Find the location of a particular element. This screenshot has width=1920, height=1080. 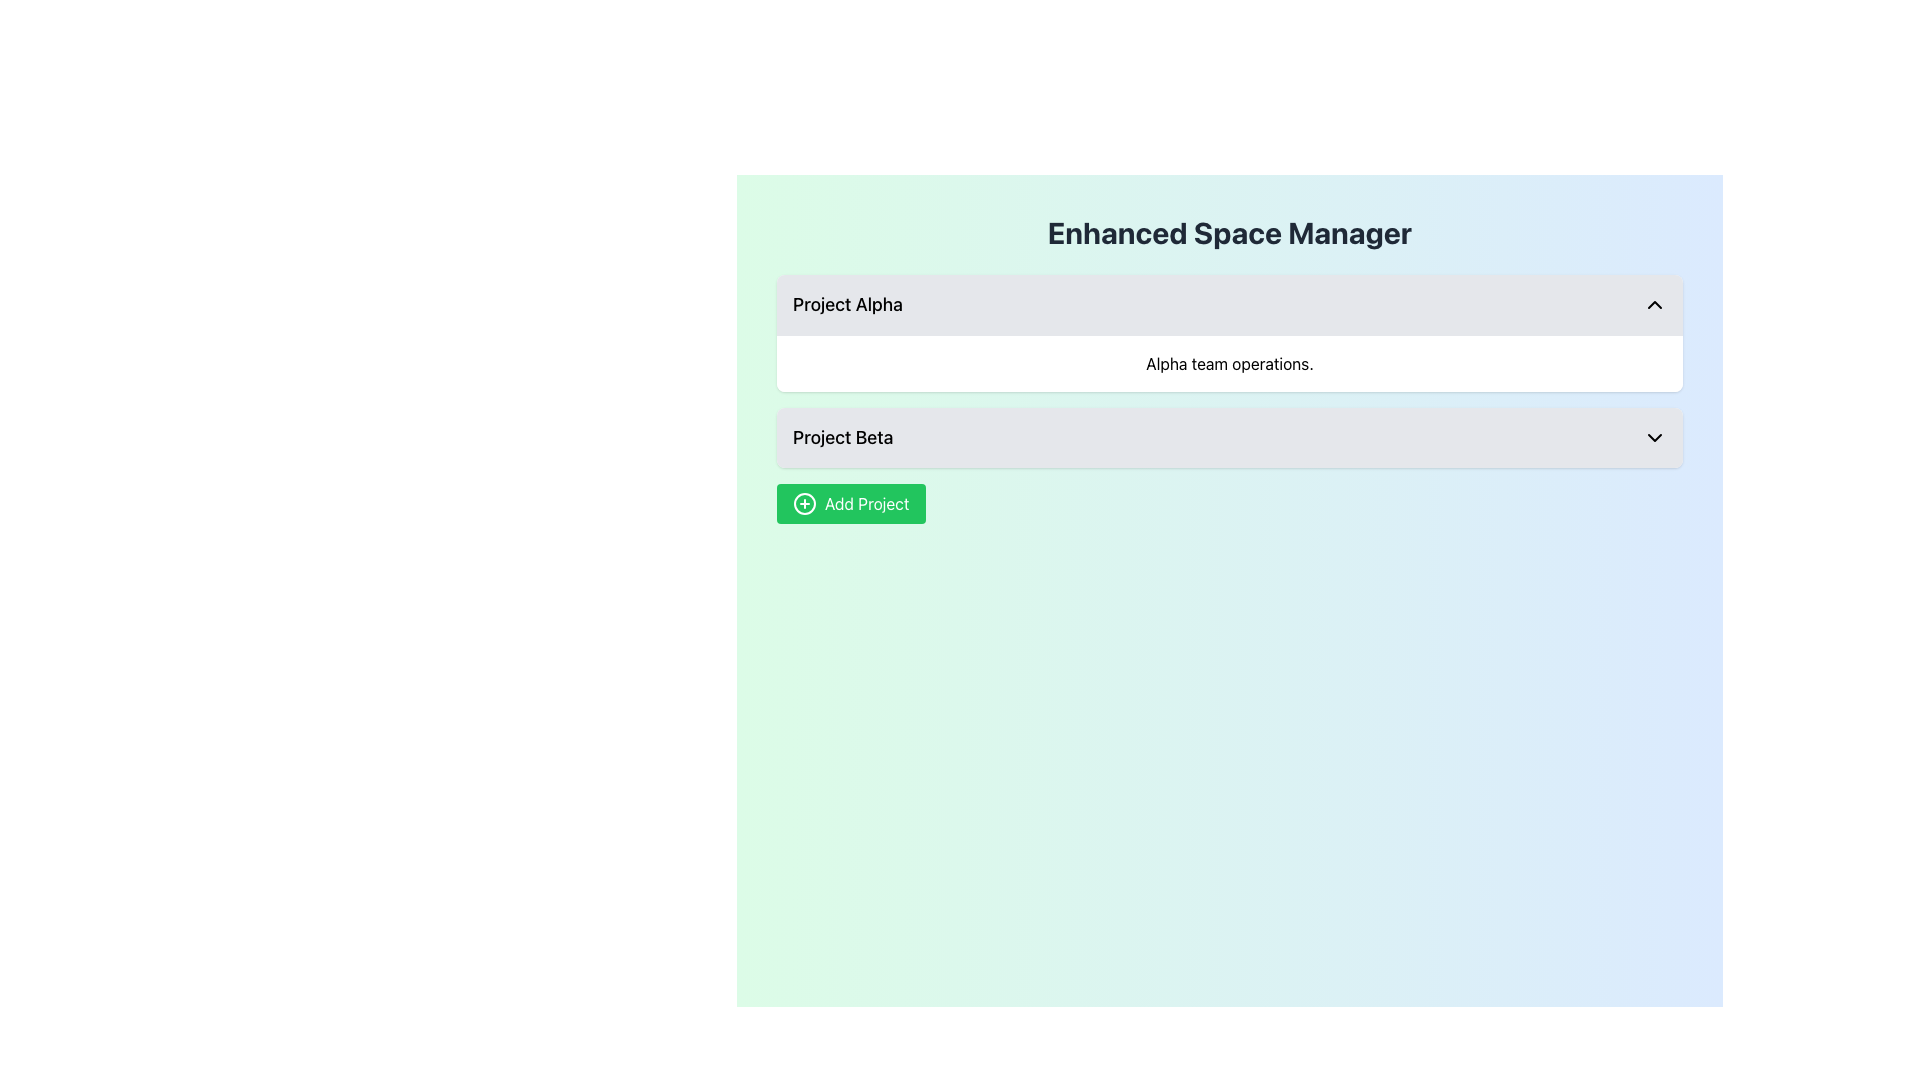

the decorative icon located on the left end of the 'Add Project' button, which visually indicates the button's functionality is located at coordinates (805, 503).